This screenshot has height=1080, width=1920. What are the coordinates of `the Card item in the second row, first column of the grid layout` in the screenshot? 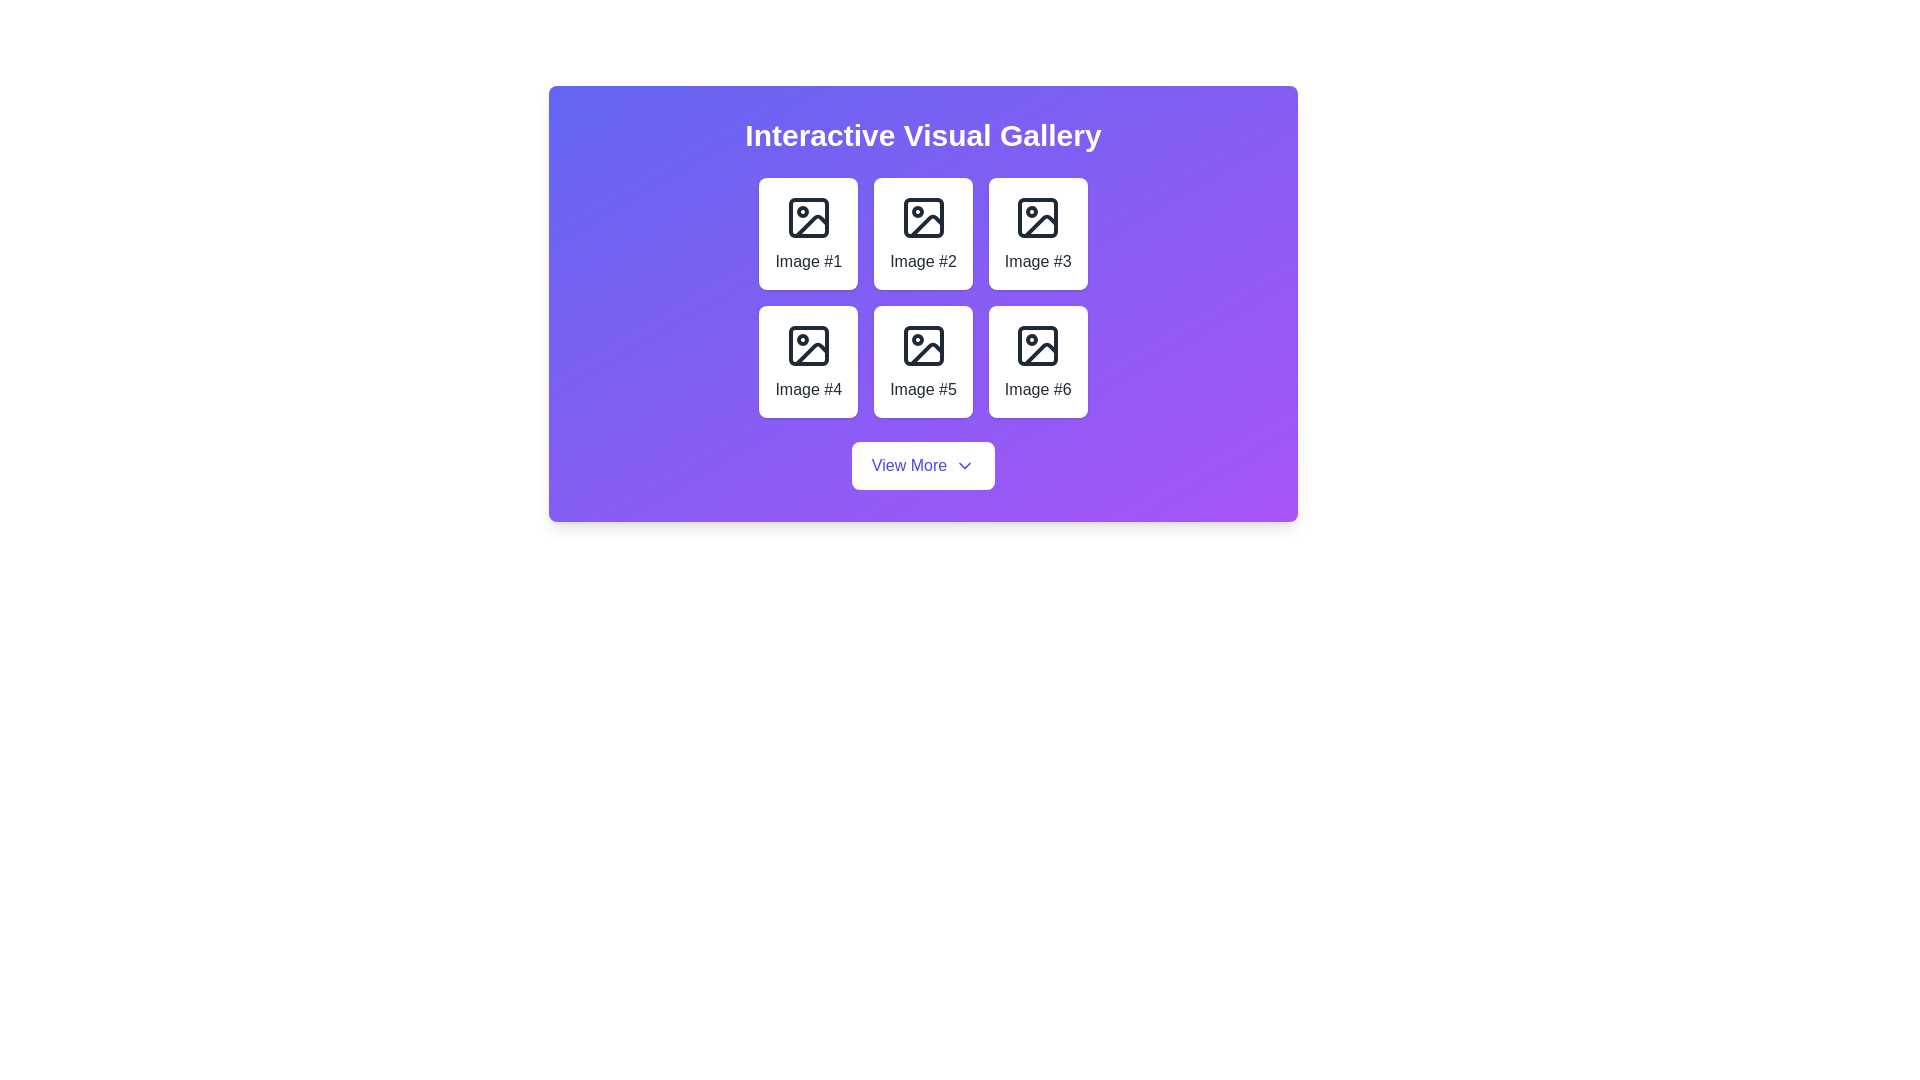 It's located at (808, 362).